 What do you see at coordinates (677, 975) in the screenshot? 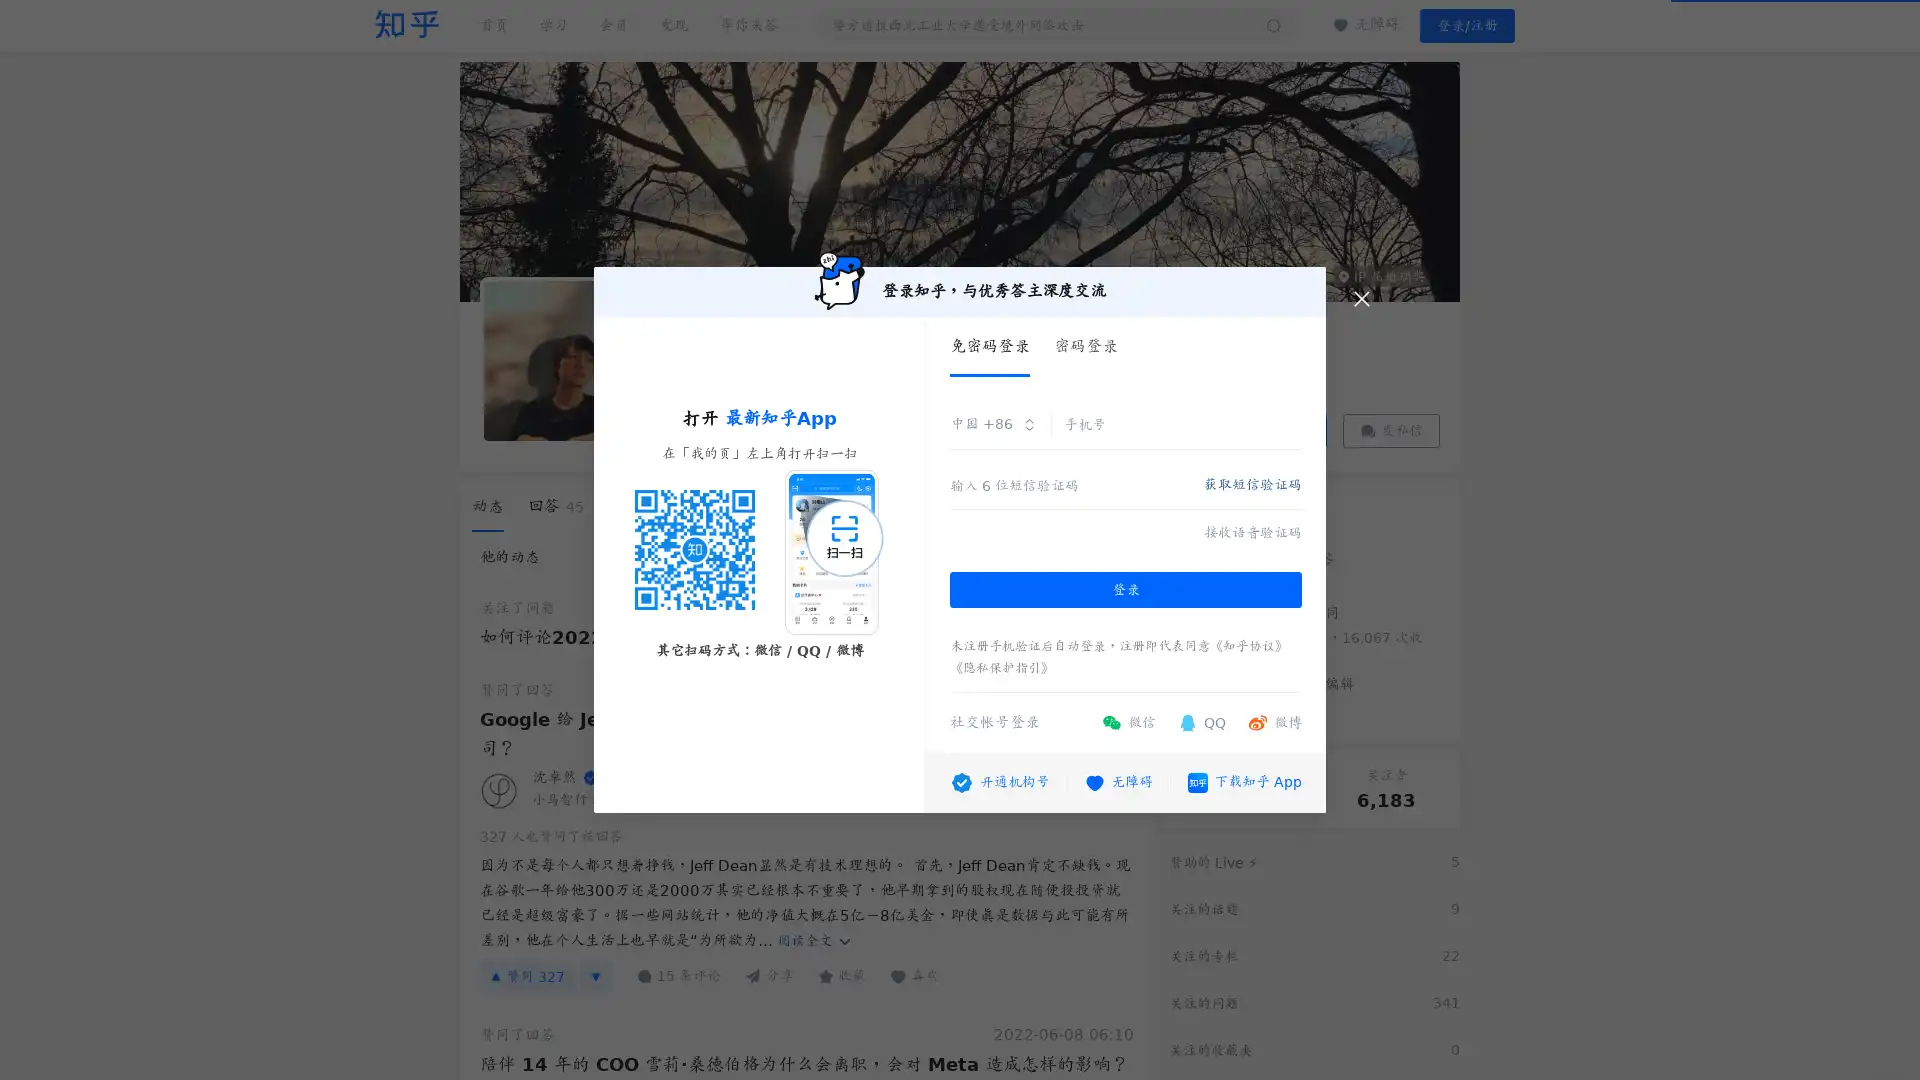
I see `15` at bounding box center [677, 975].